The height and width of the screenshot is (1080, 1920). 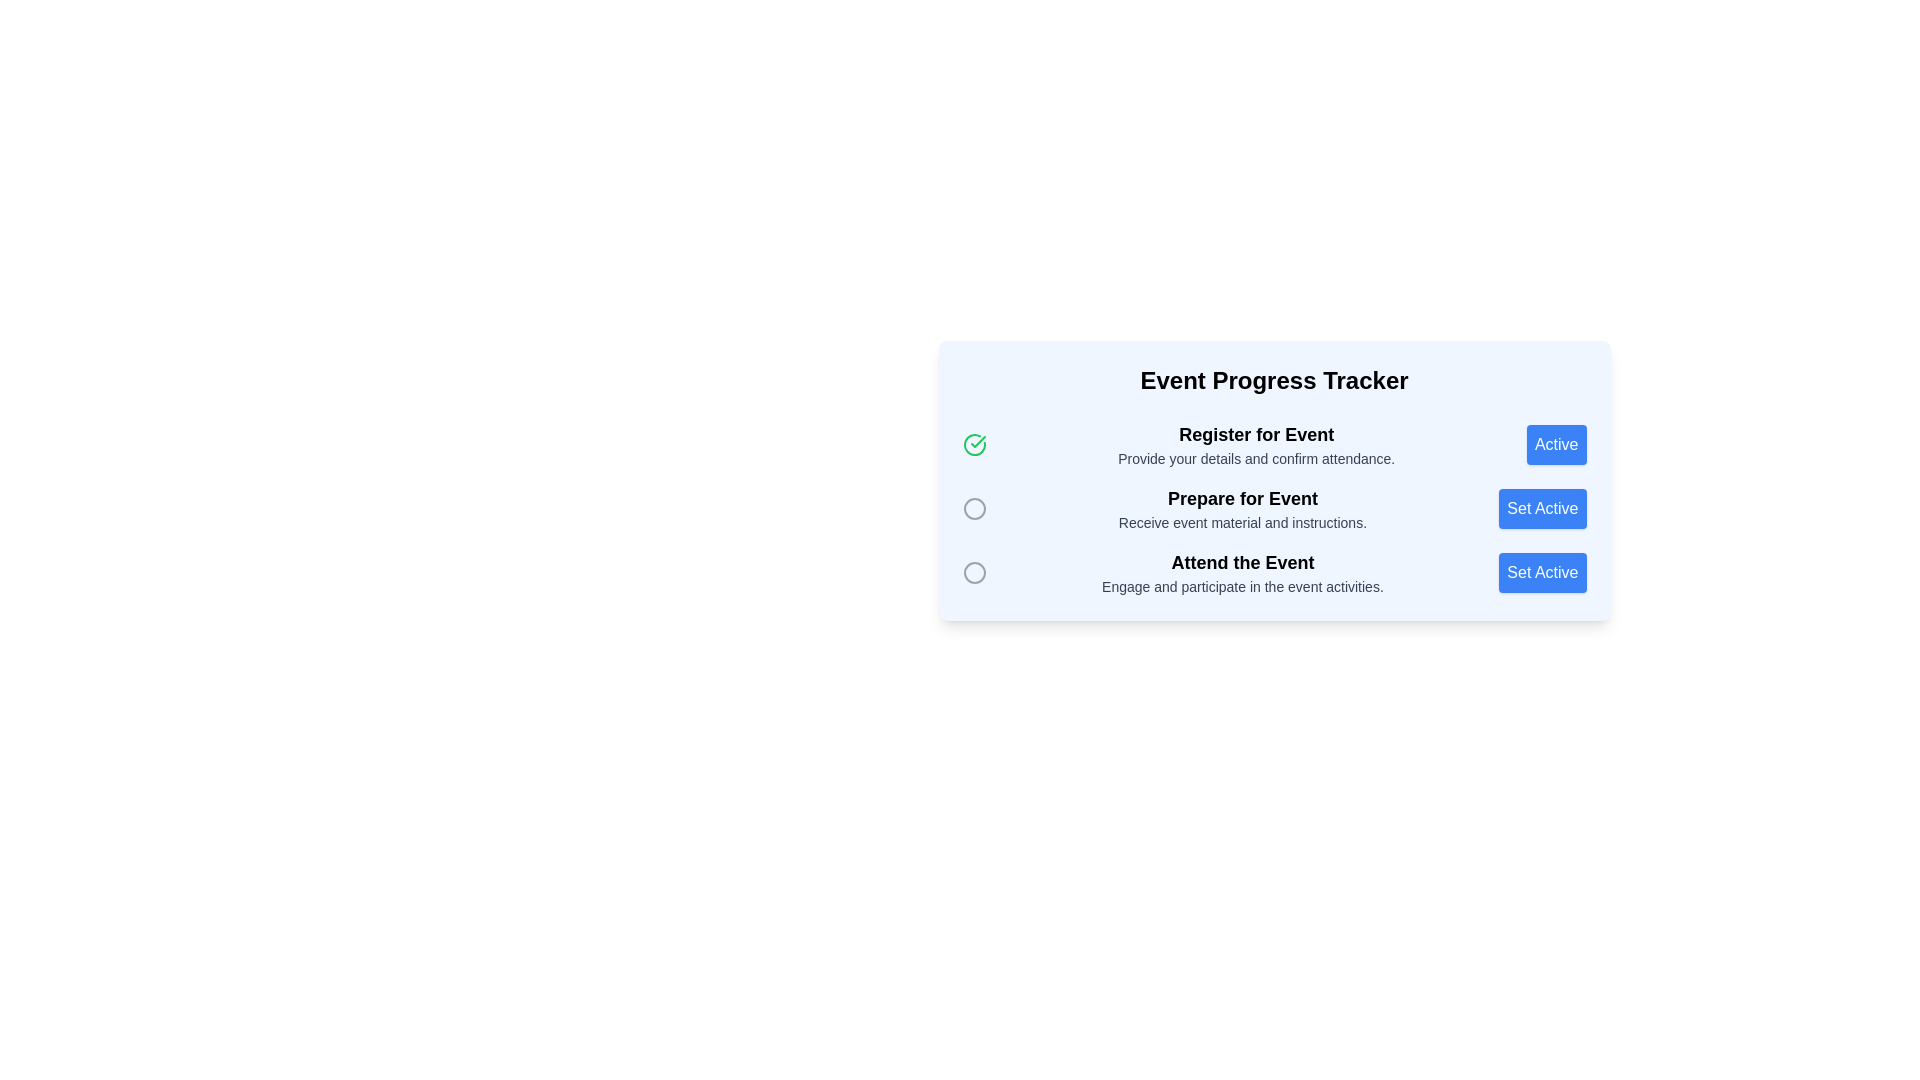 I want to click on the Text label providing additional information for the 'Prepare for Event' step in the event progress tracker interface, so click(x=1242, y=522).